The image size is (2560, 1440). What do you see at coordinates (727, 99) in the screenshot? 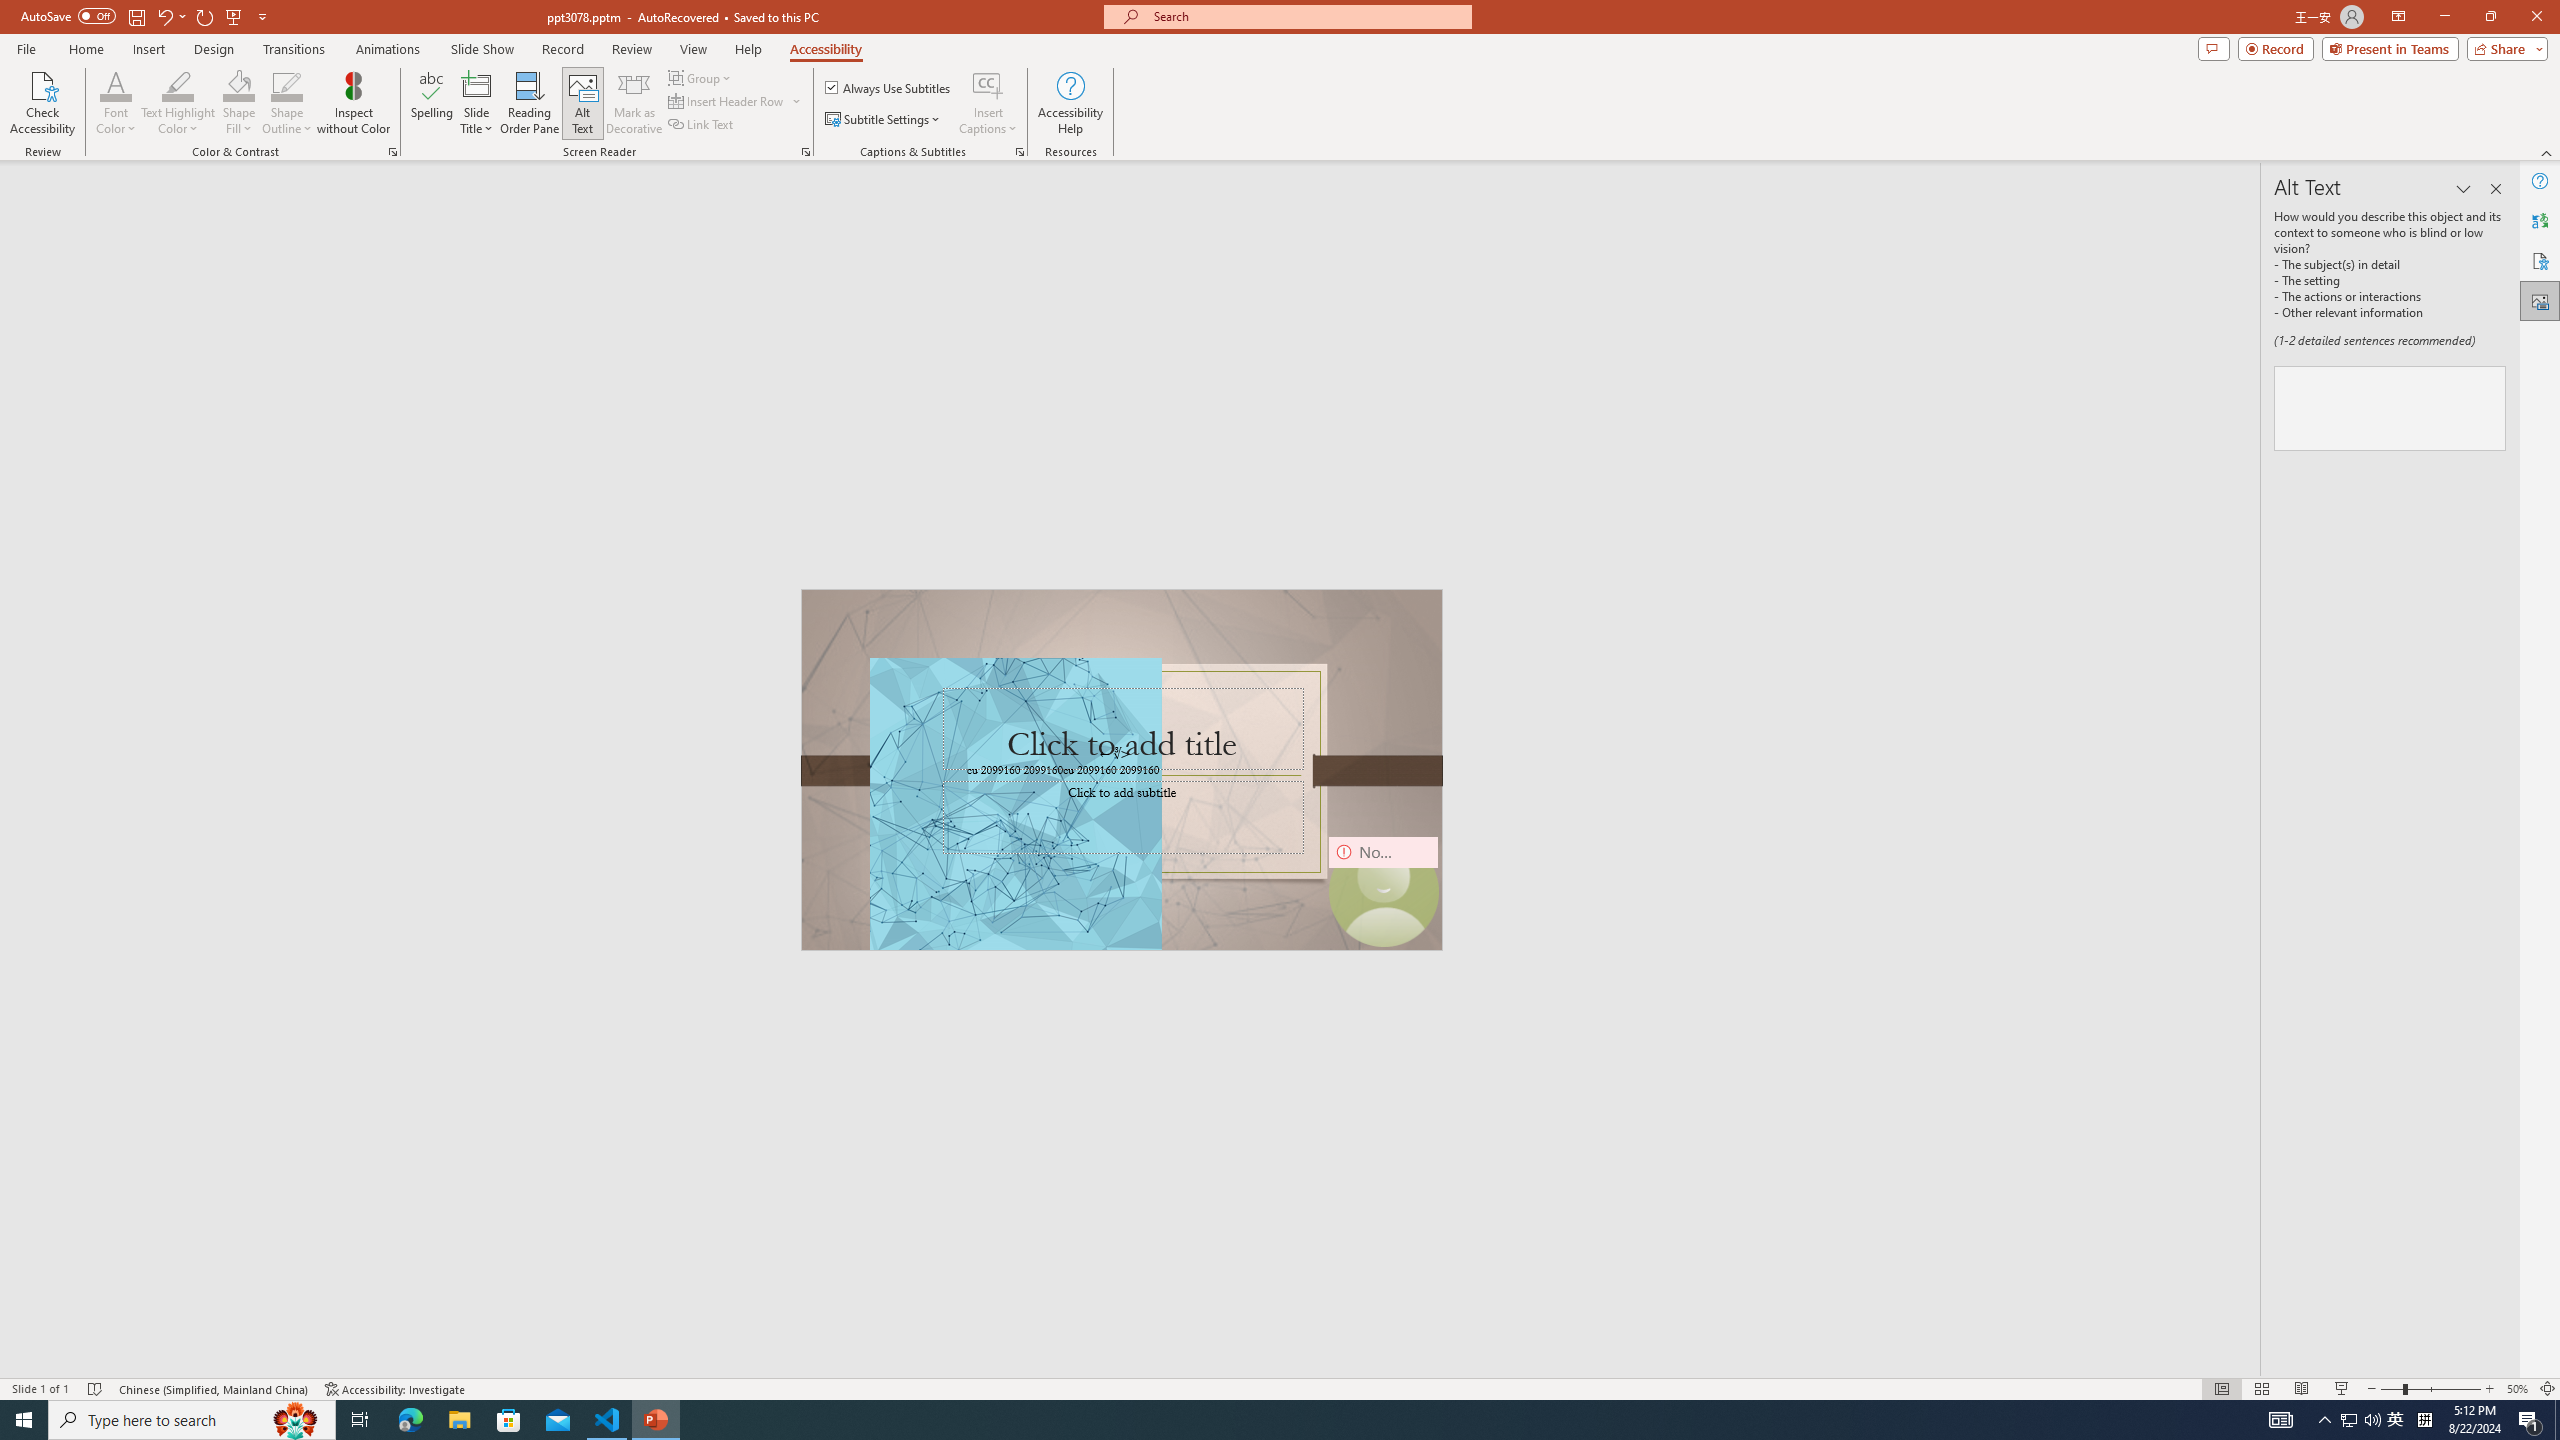
I see `'Insert Header Row'` at bounding box center [727, 99].